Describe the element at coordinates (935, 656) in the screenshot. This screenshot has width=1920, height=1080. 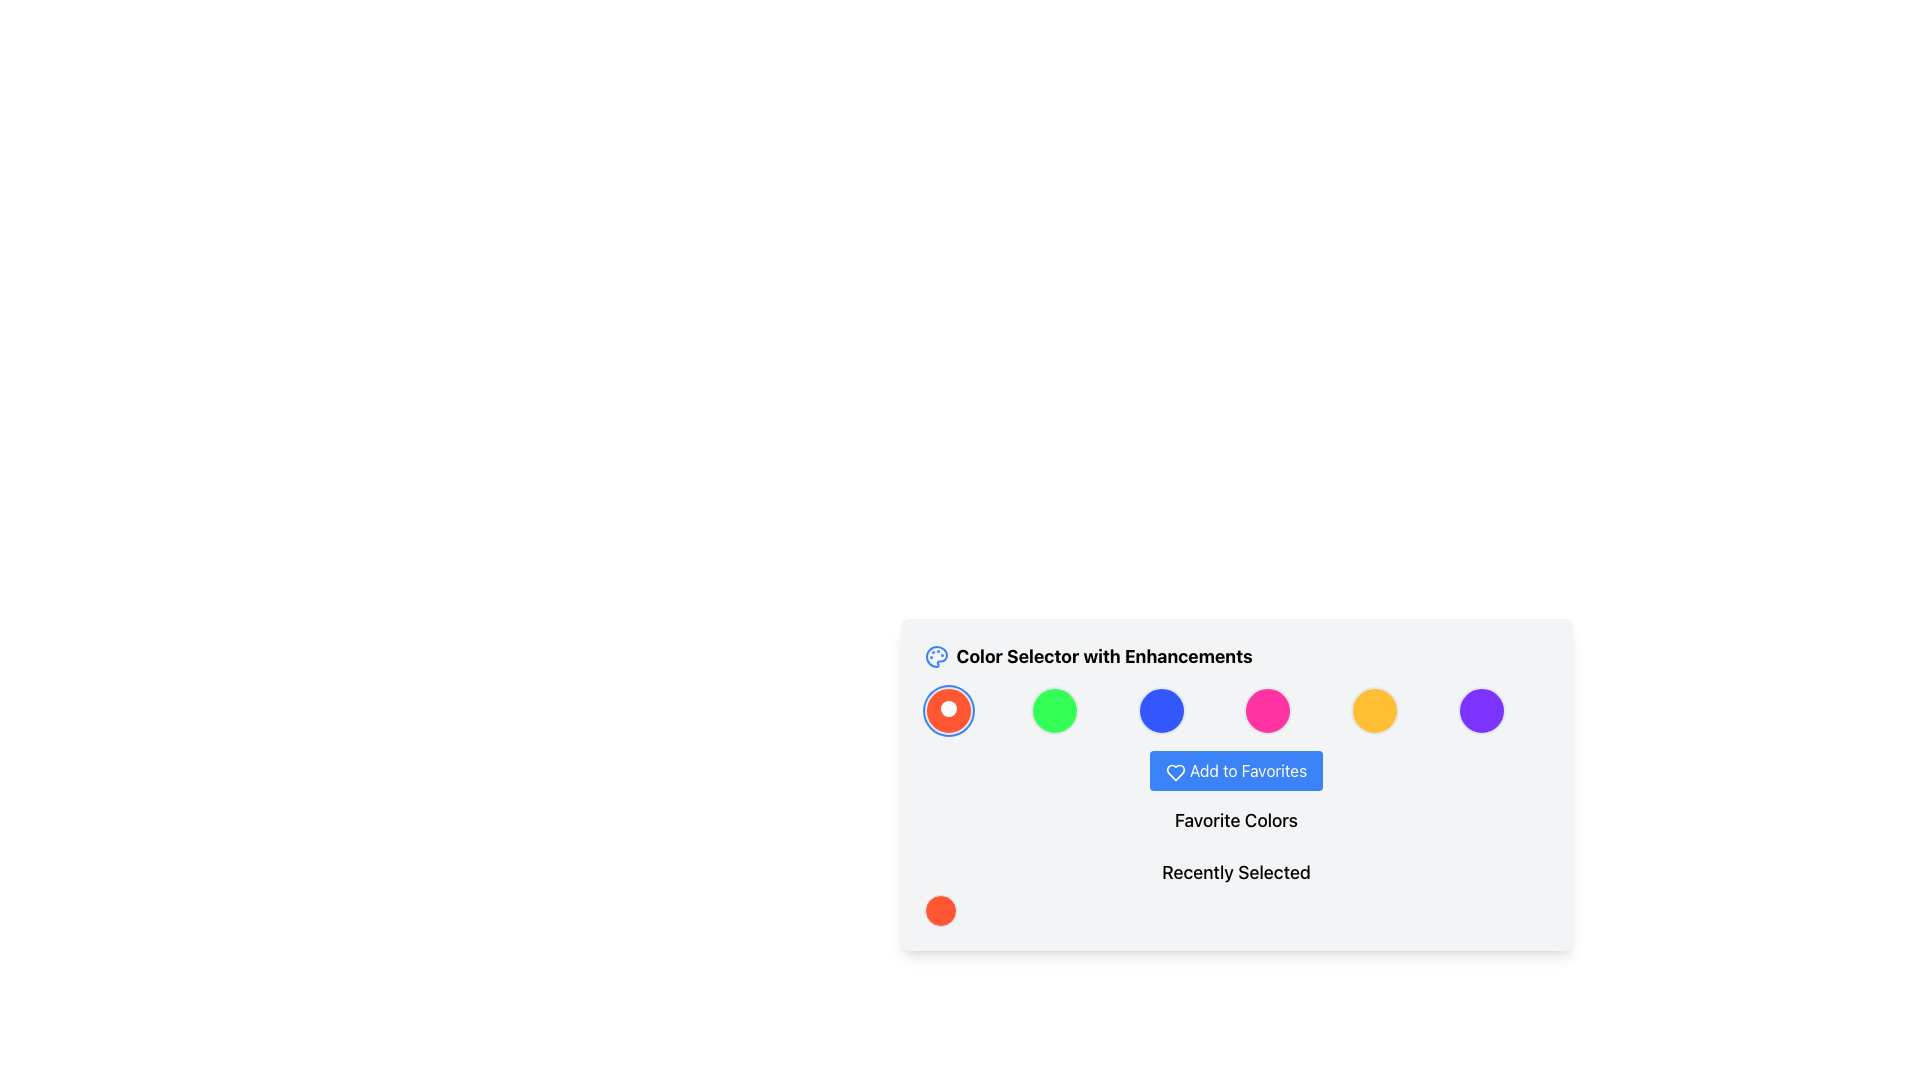
I see `the graphic icon representing a painter's palette, which symbolizes color selection functionality, located on the left side of the 'Color Selector with Enhancements' widget` at that location.